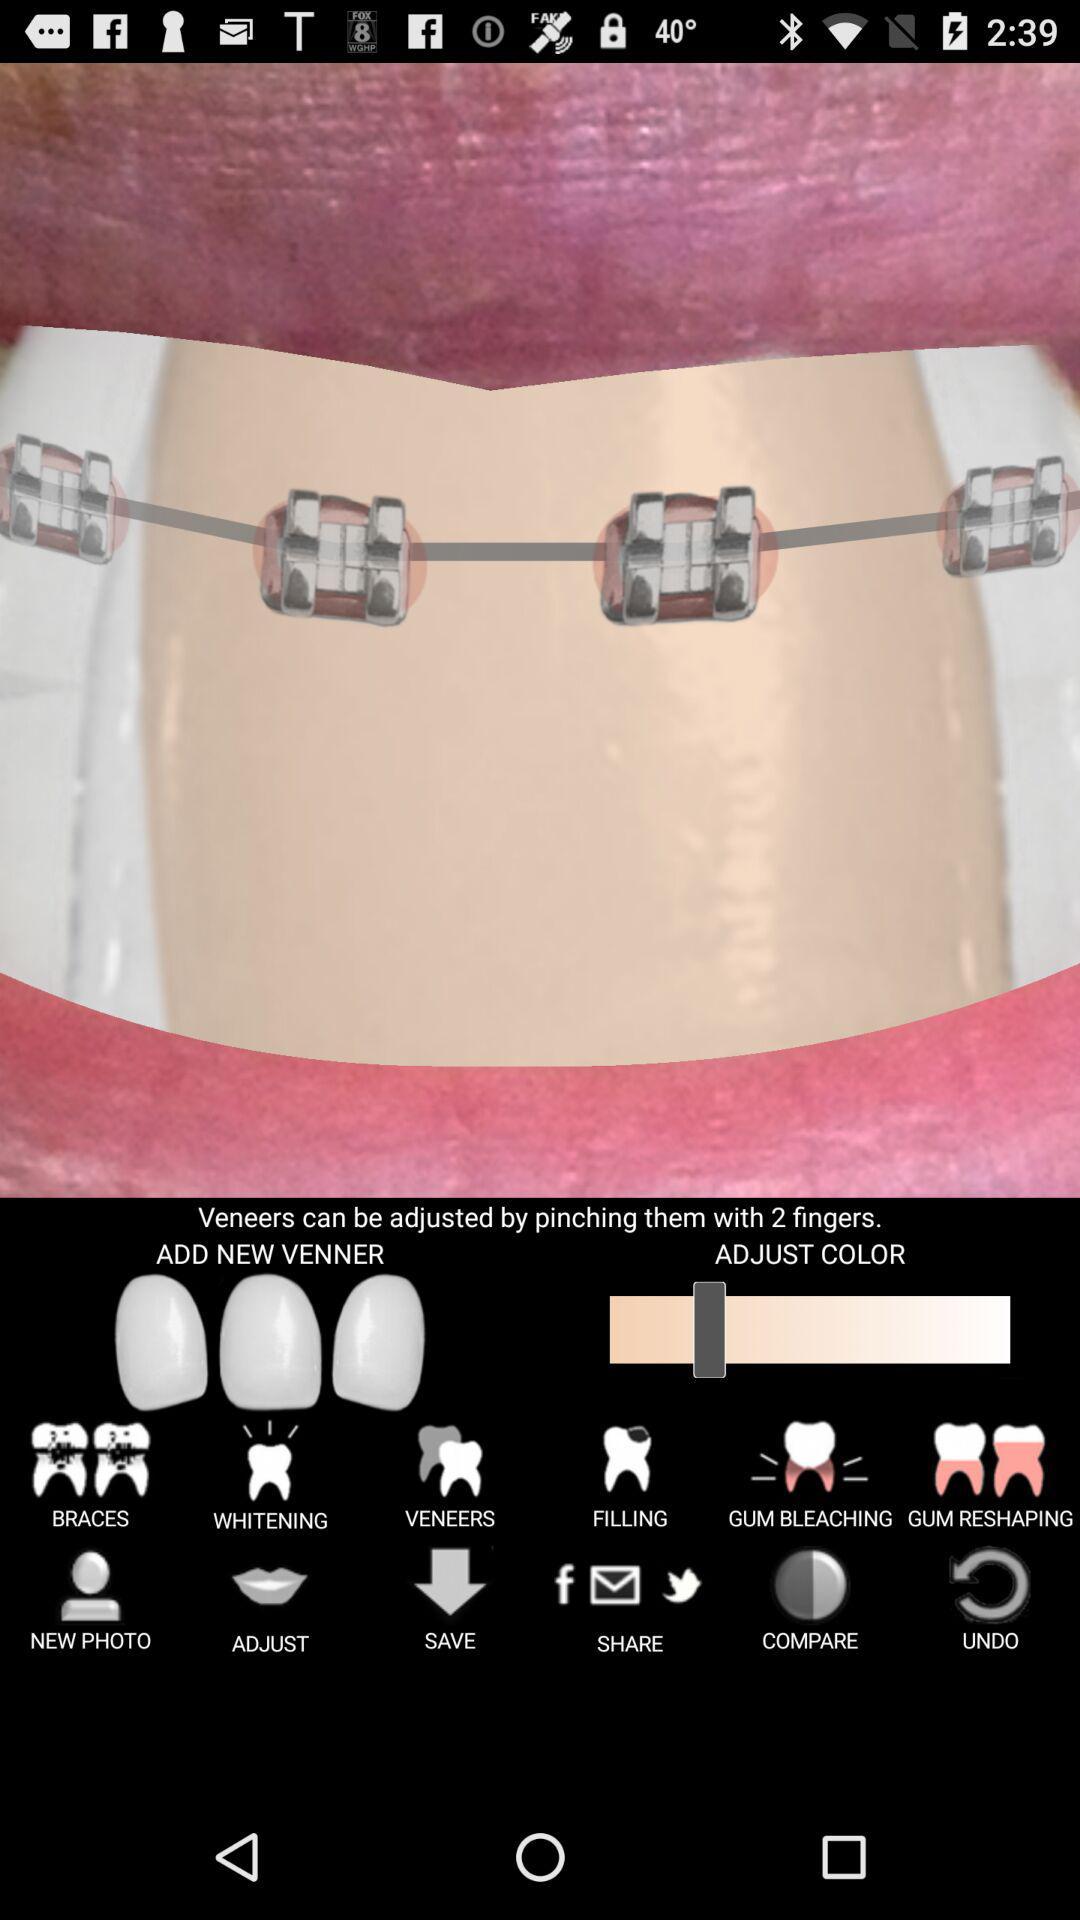  What do you see at coordinates (270, 1600) in the screenshot?
I see `the icon below whitening` at bounding box center [270, 1600].